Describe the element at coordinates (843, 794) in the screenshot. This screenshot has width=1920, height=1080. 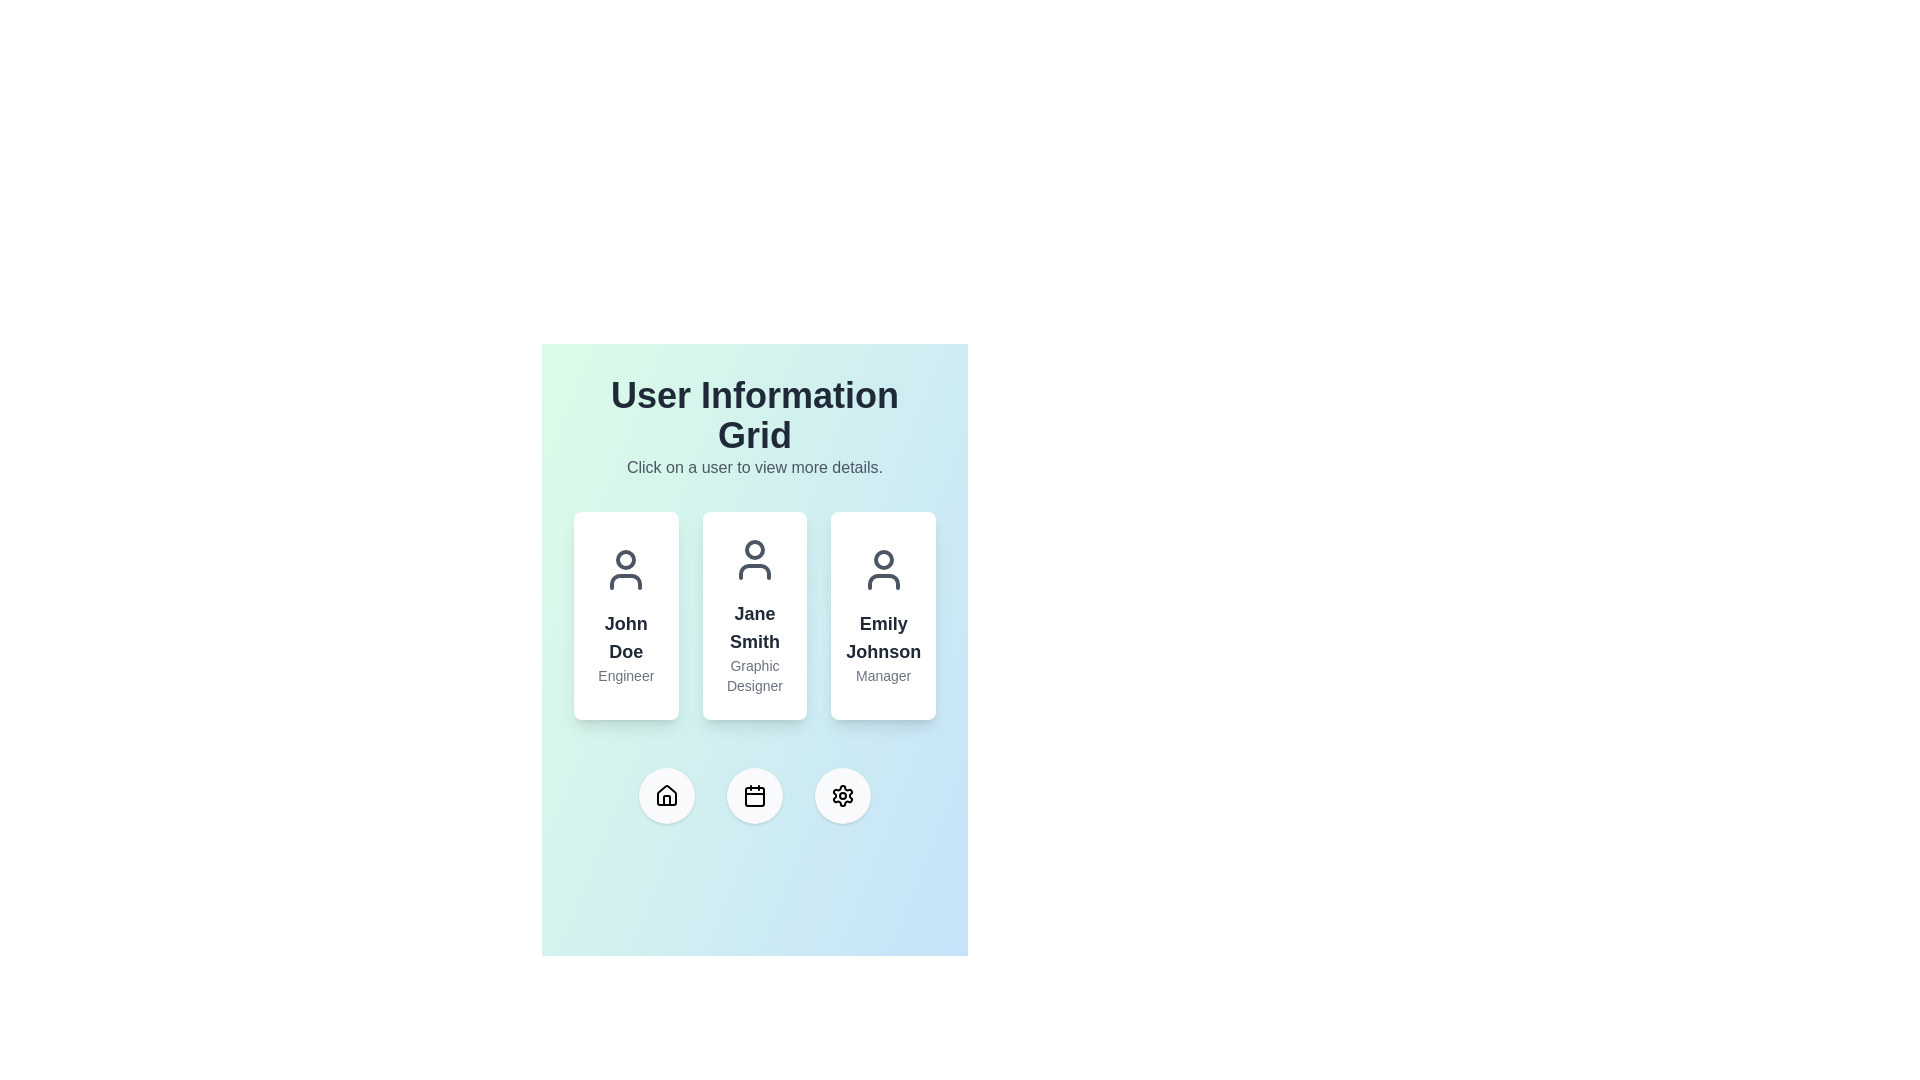
I see `the gear-shaped icon button located at the bottom right corner of the layout` at that location.